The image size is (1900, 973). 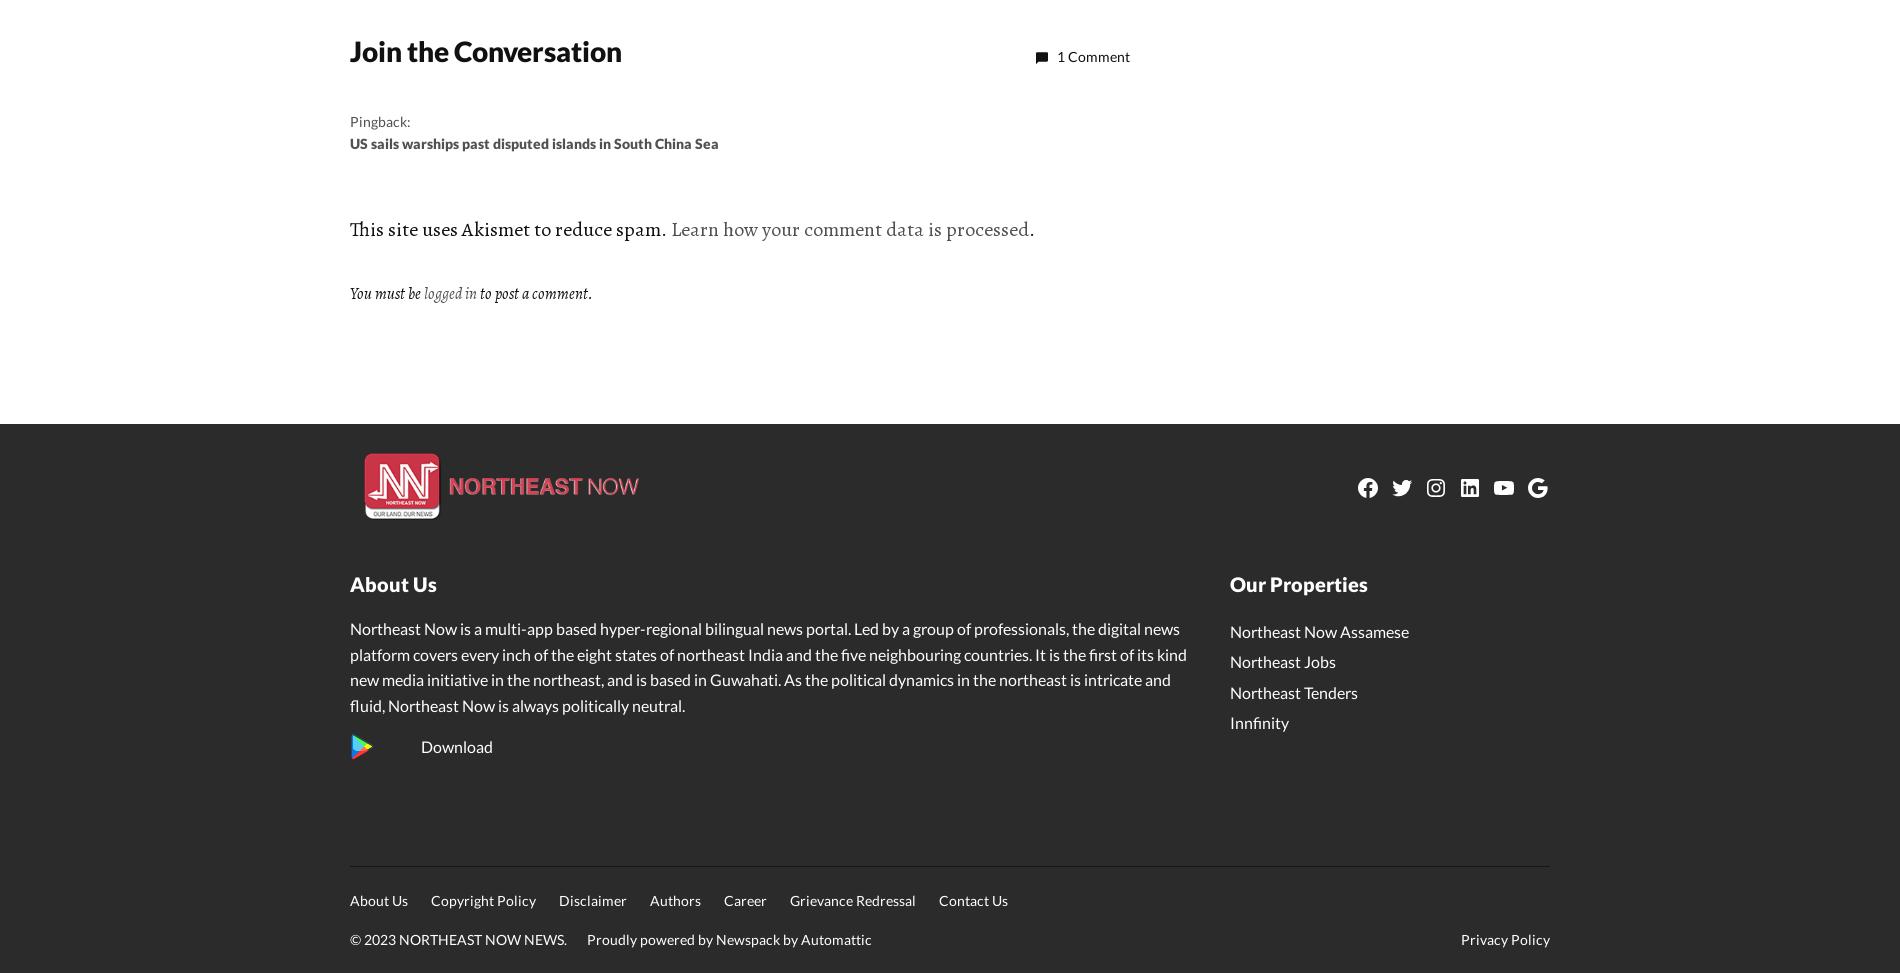 I want to click on 'Download', so click(x=455, y=746).